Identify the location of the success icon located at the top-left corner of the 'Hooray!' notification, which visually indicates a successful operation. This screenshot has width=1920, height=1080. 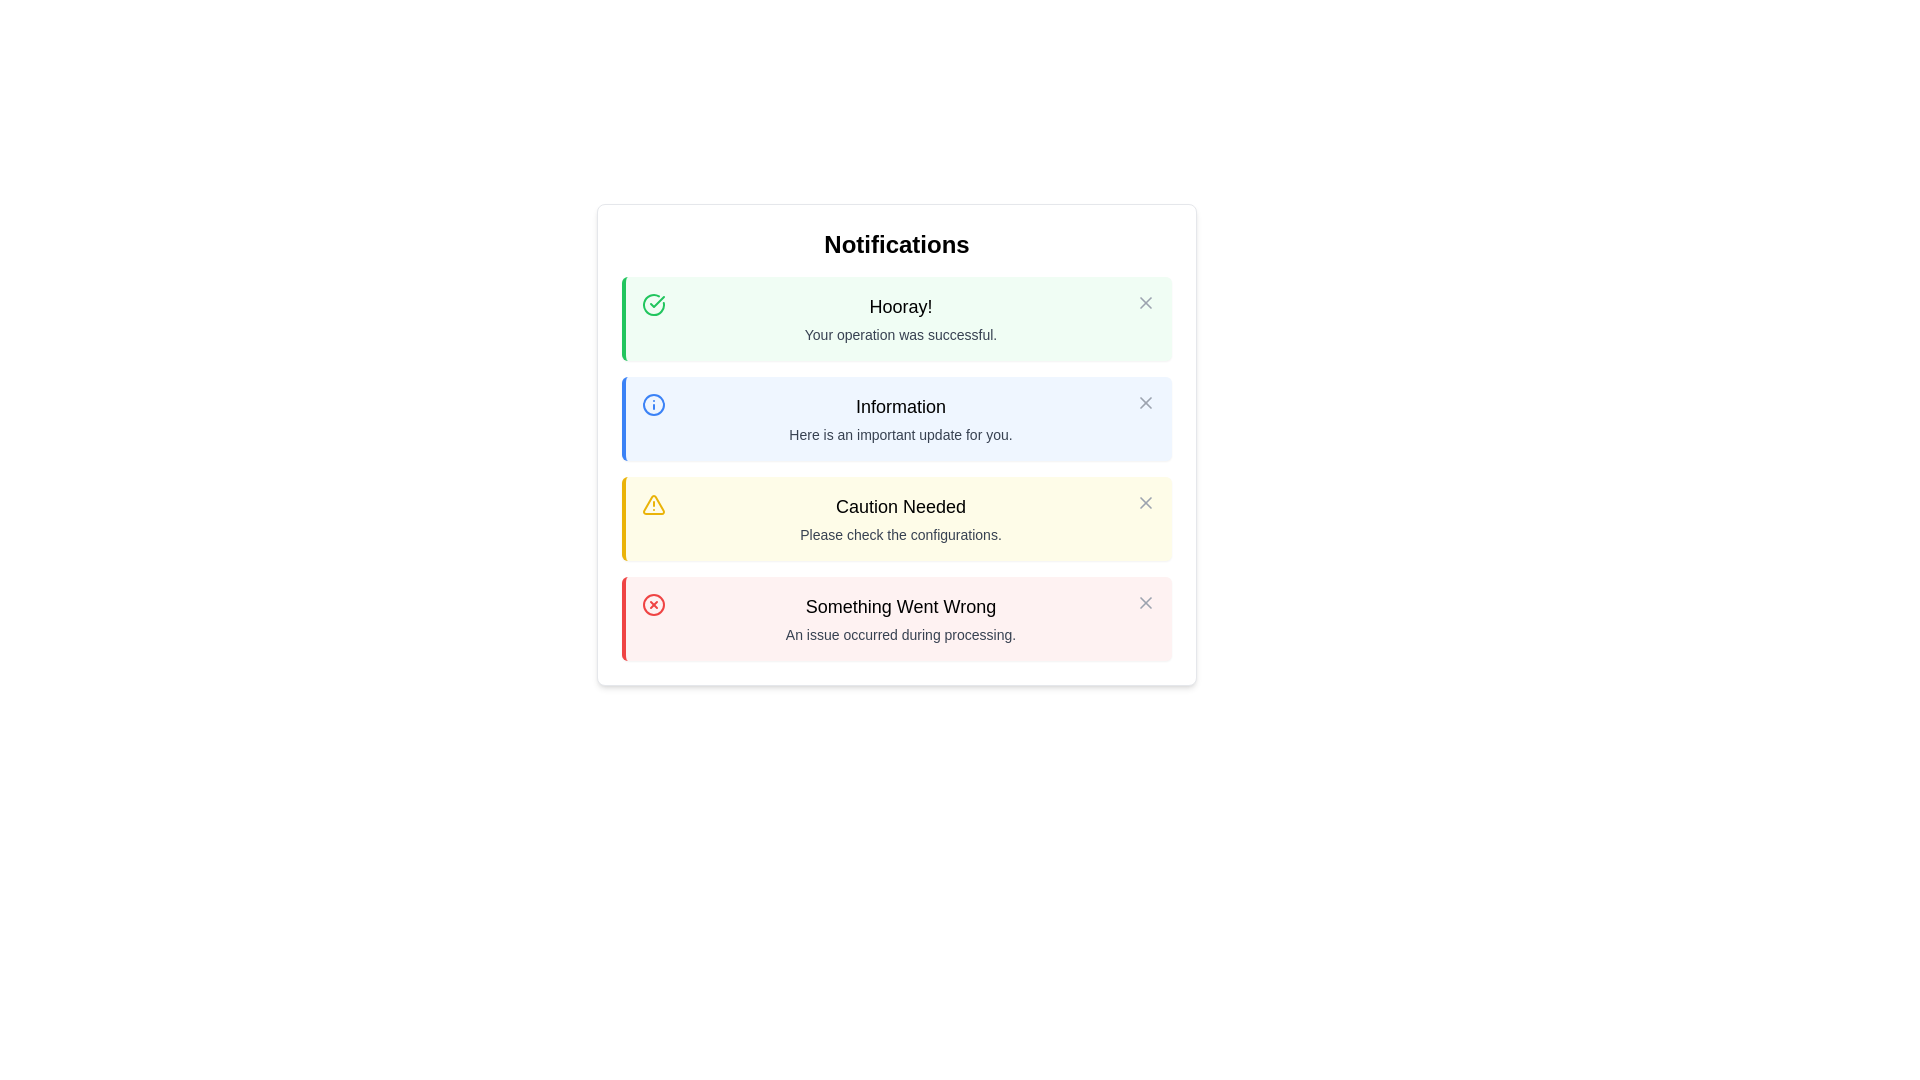
(653, 304).